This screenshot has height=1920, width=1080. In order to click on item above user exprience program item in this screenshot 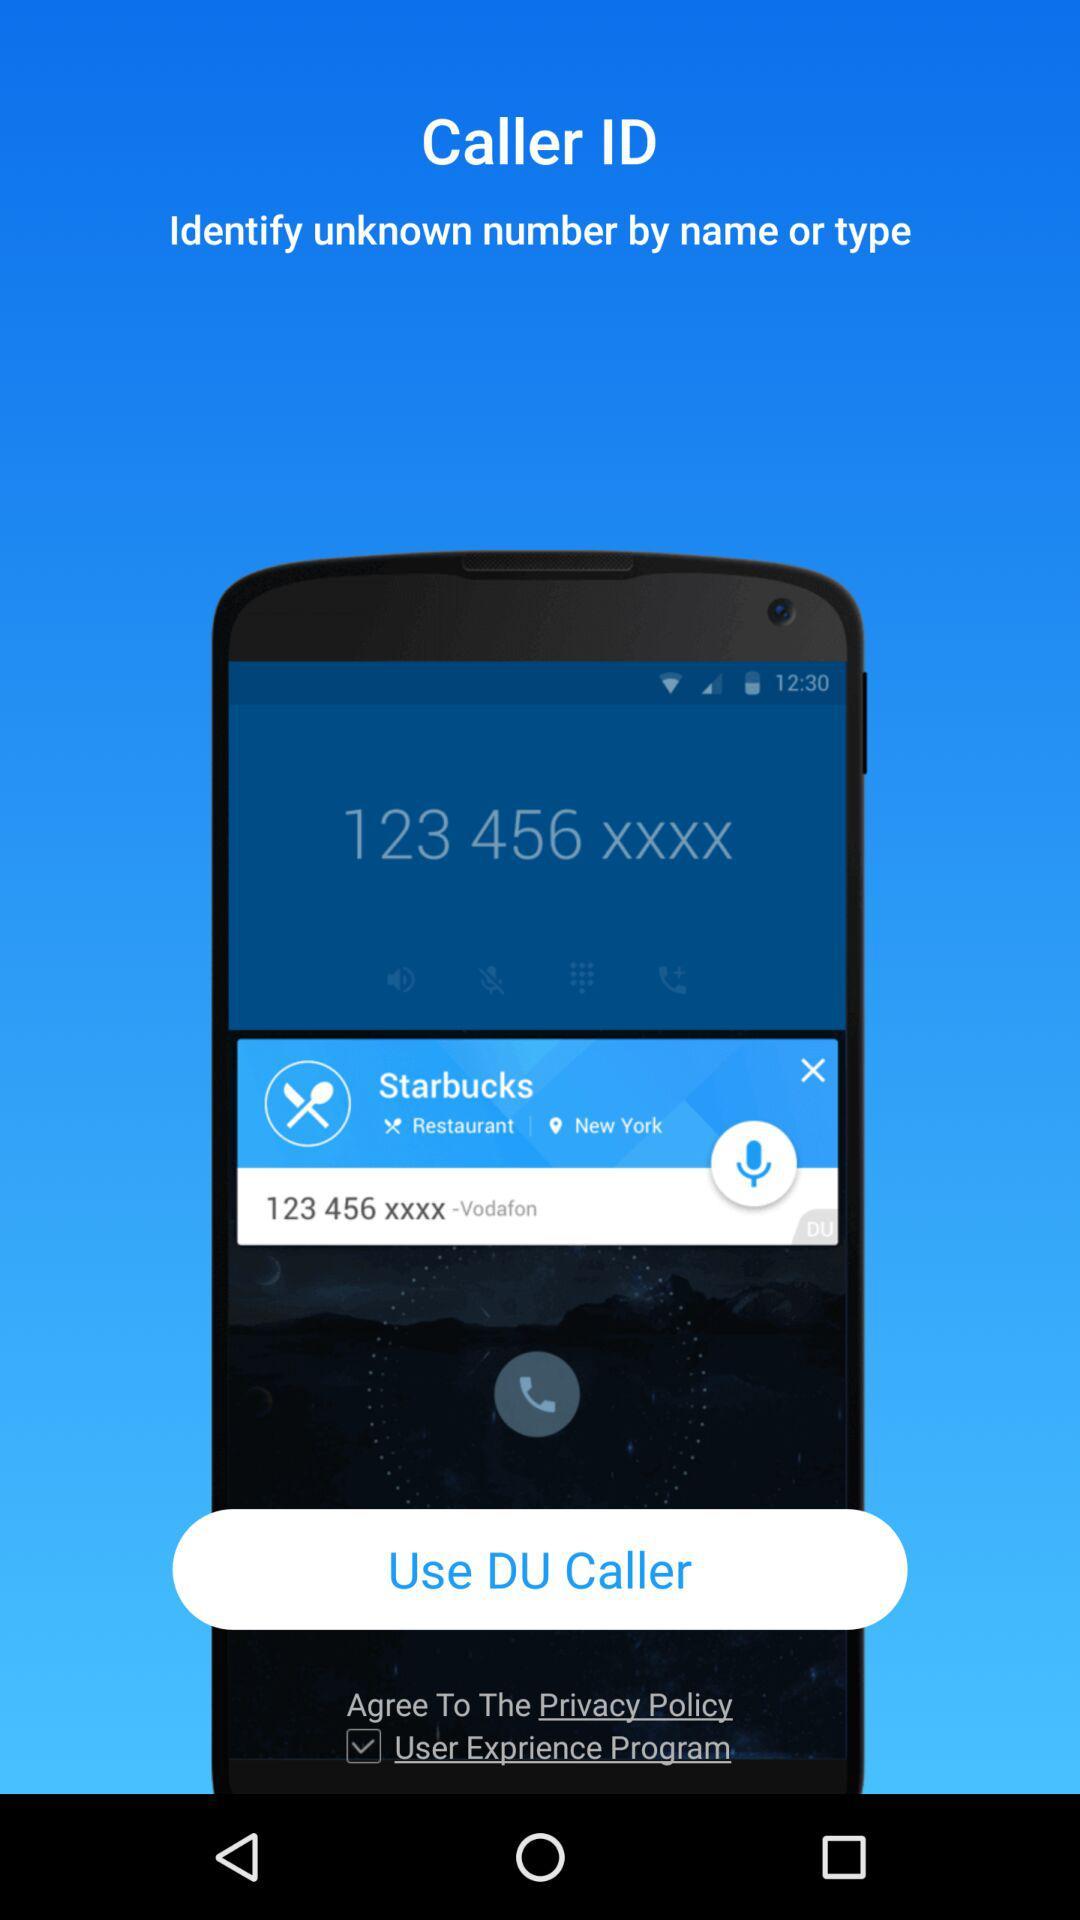, I will do `click(538, 1702)`.